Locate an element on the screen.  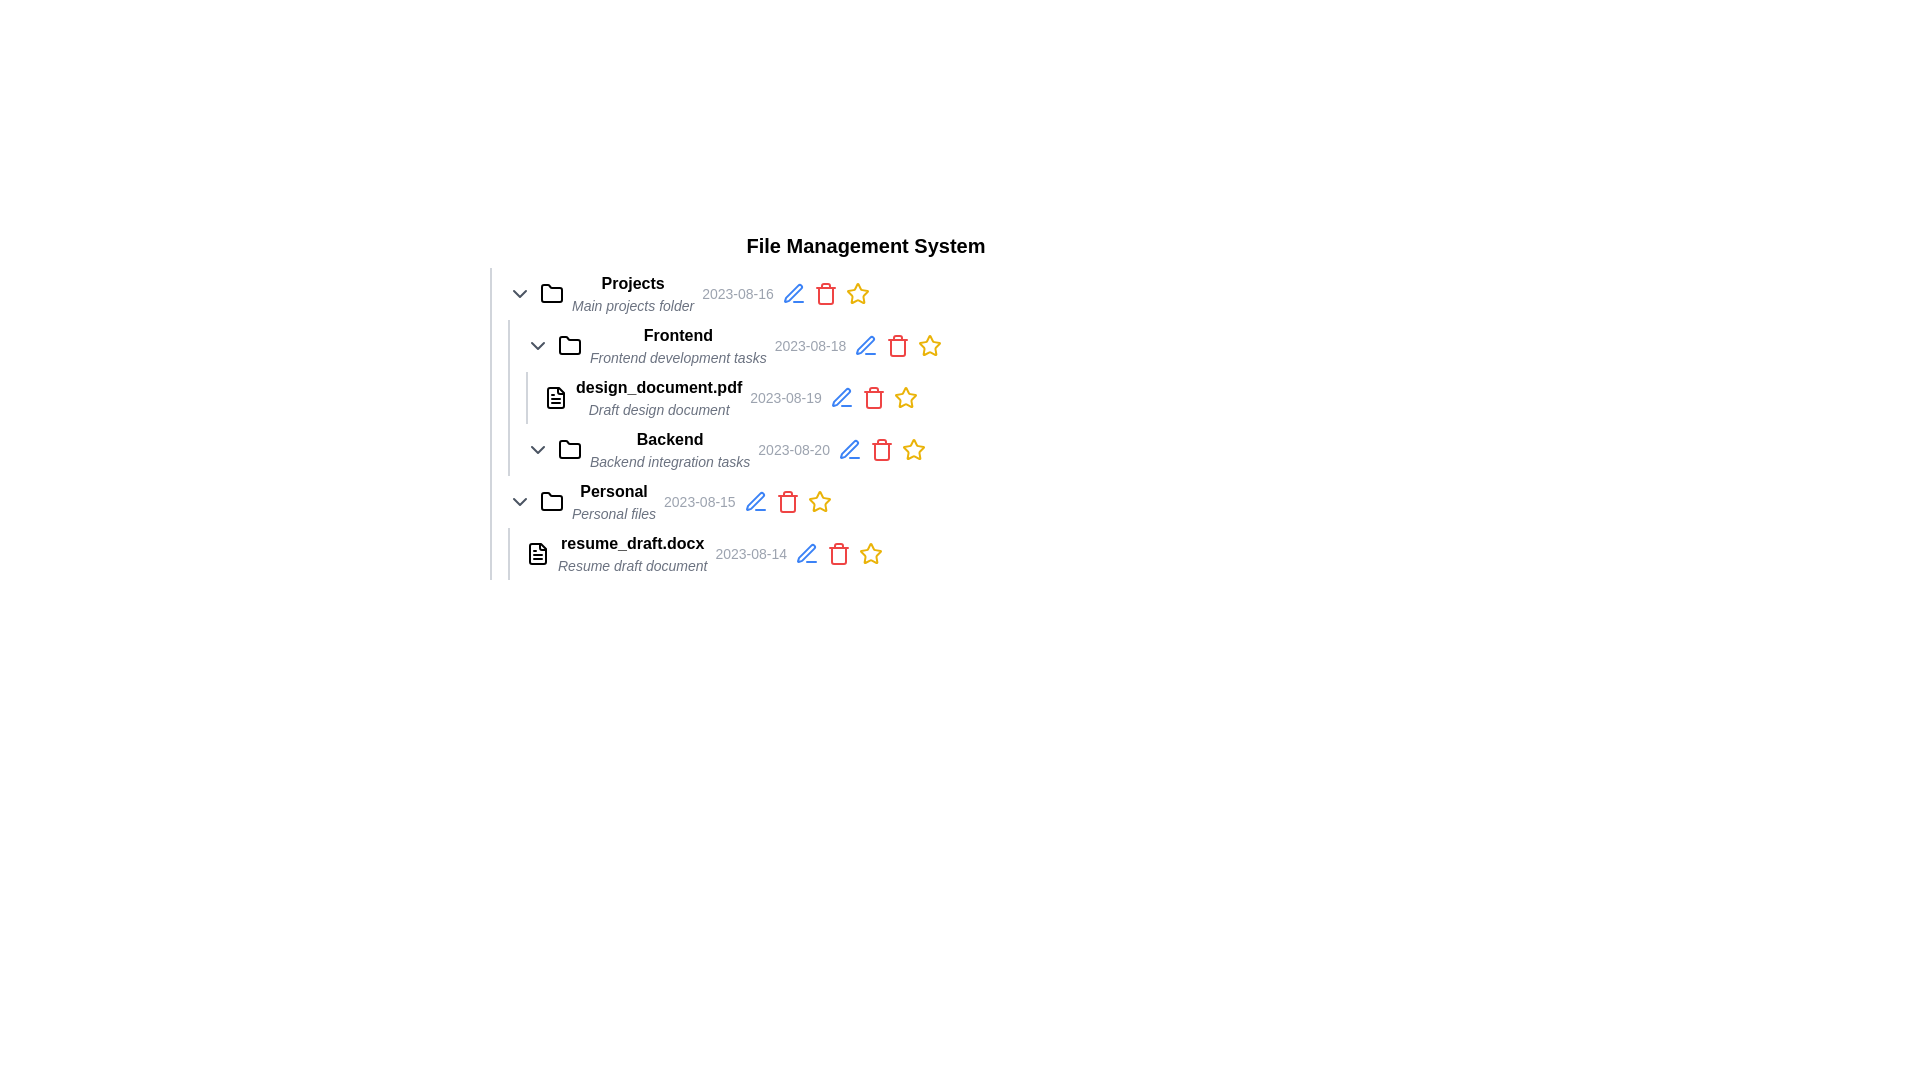
the text label 'resume_draft.docx' which is presented in bold font within the file management interface, located above the description text 'Resume draft document' is located at coordinates (631, 543).